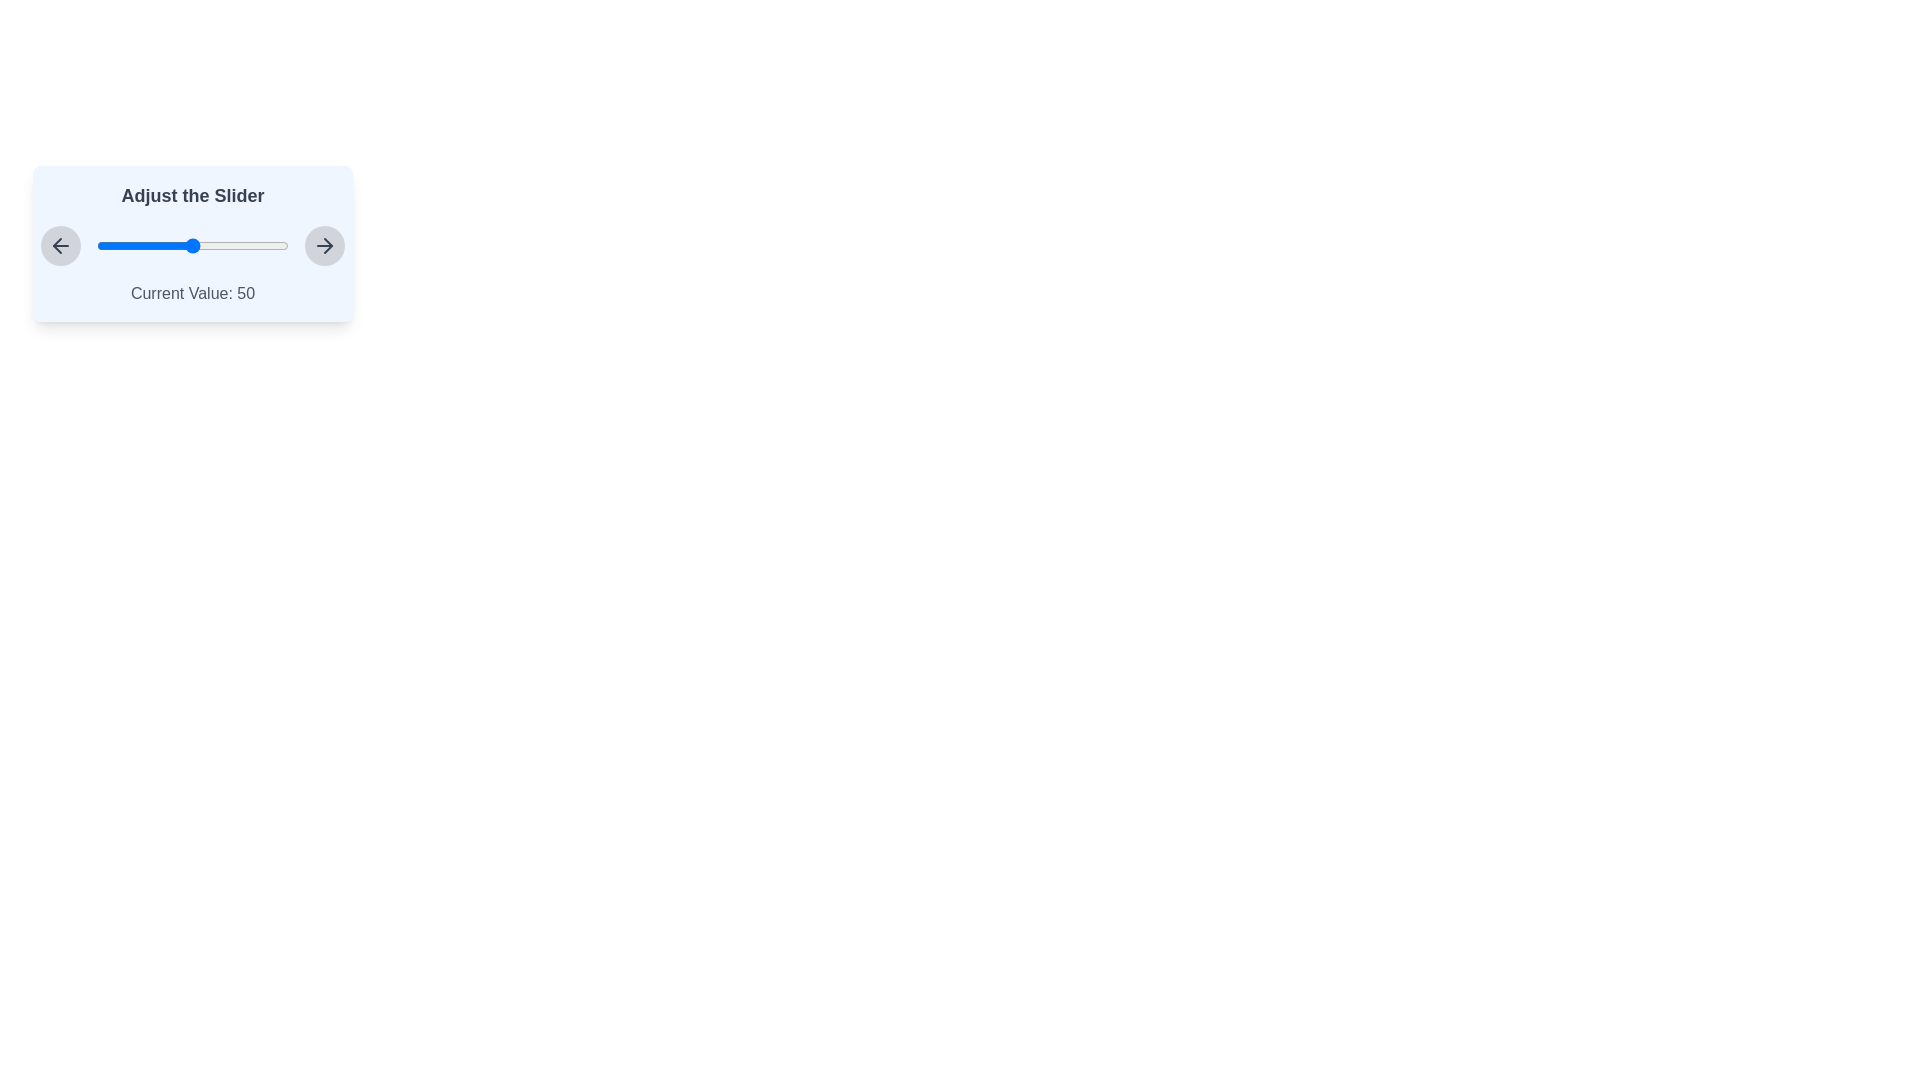 The height and width of the screenshot is (1080, 1920). Describe the element at coordinates (225, 245) in the screenshot. I see `the slider` at that location.